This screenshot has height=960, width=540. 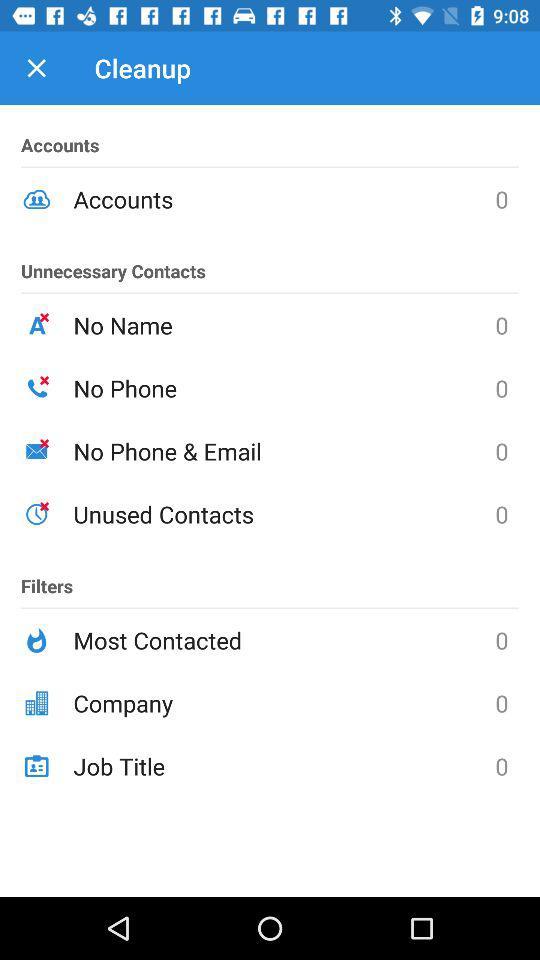 What do you see at coordinates (283, 639) in the screenshot?
I see `icon below the filters item` at bounding box center [283, 639].